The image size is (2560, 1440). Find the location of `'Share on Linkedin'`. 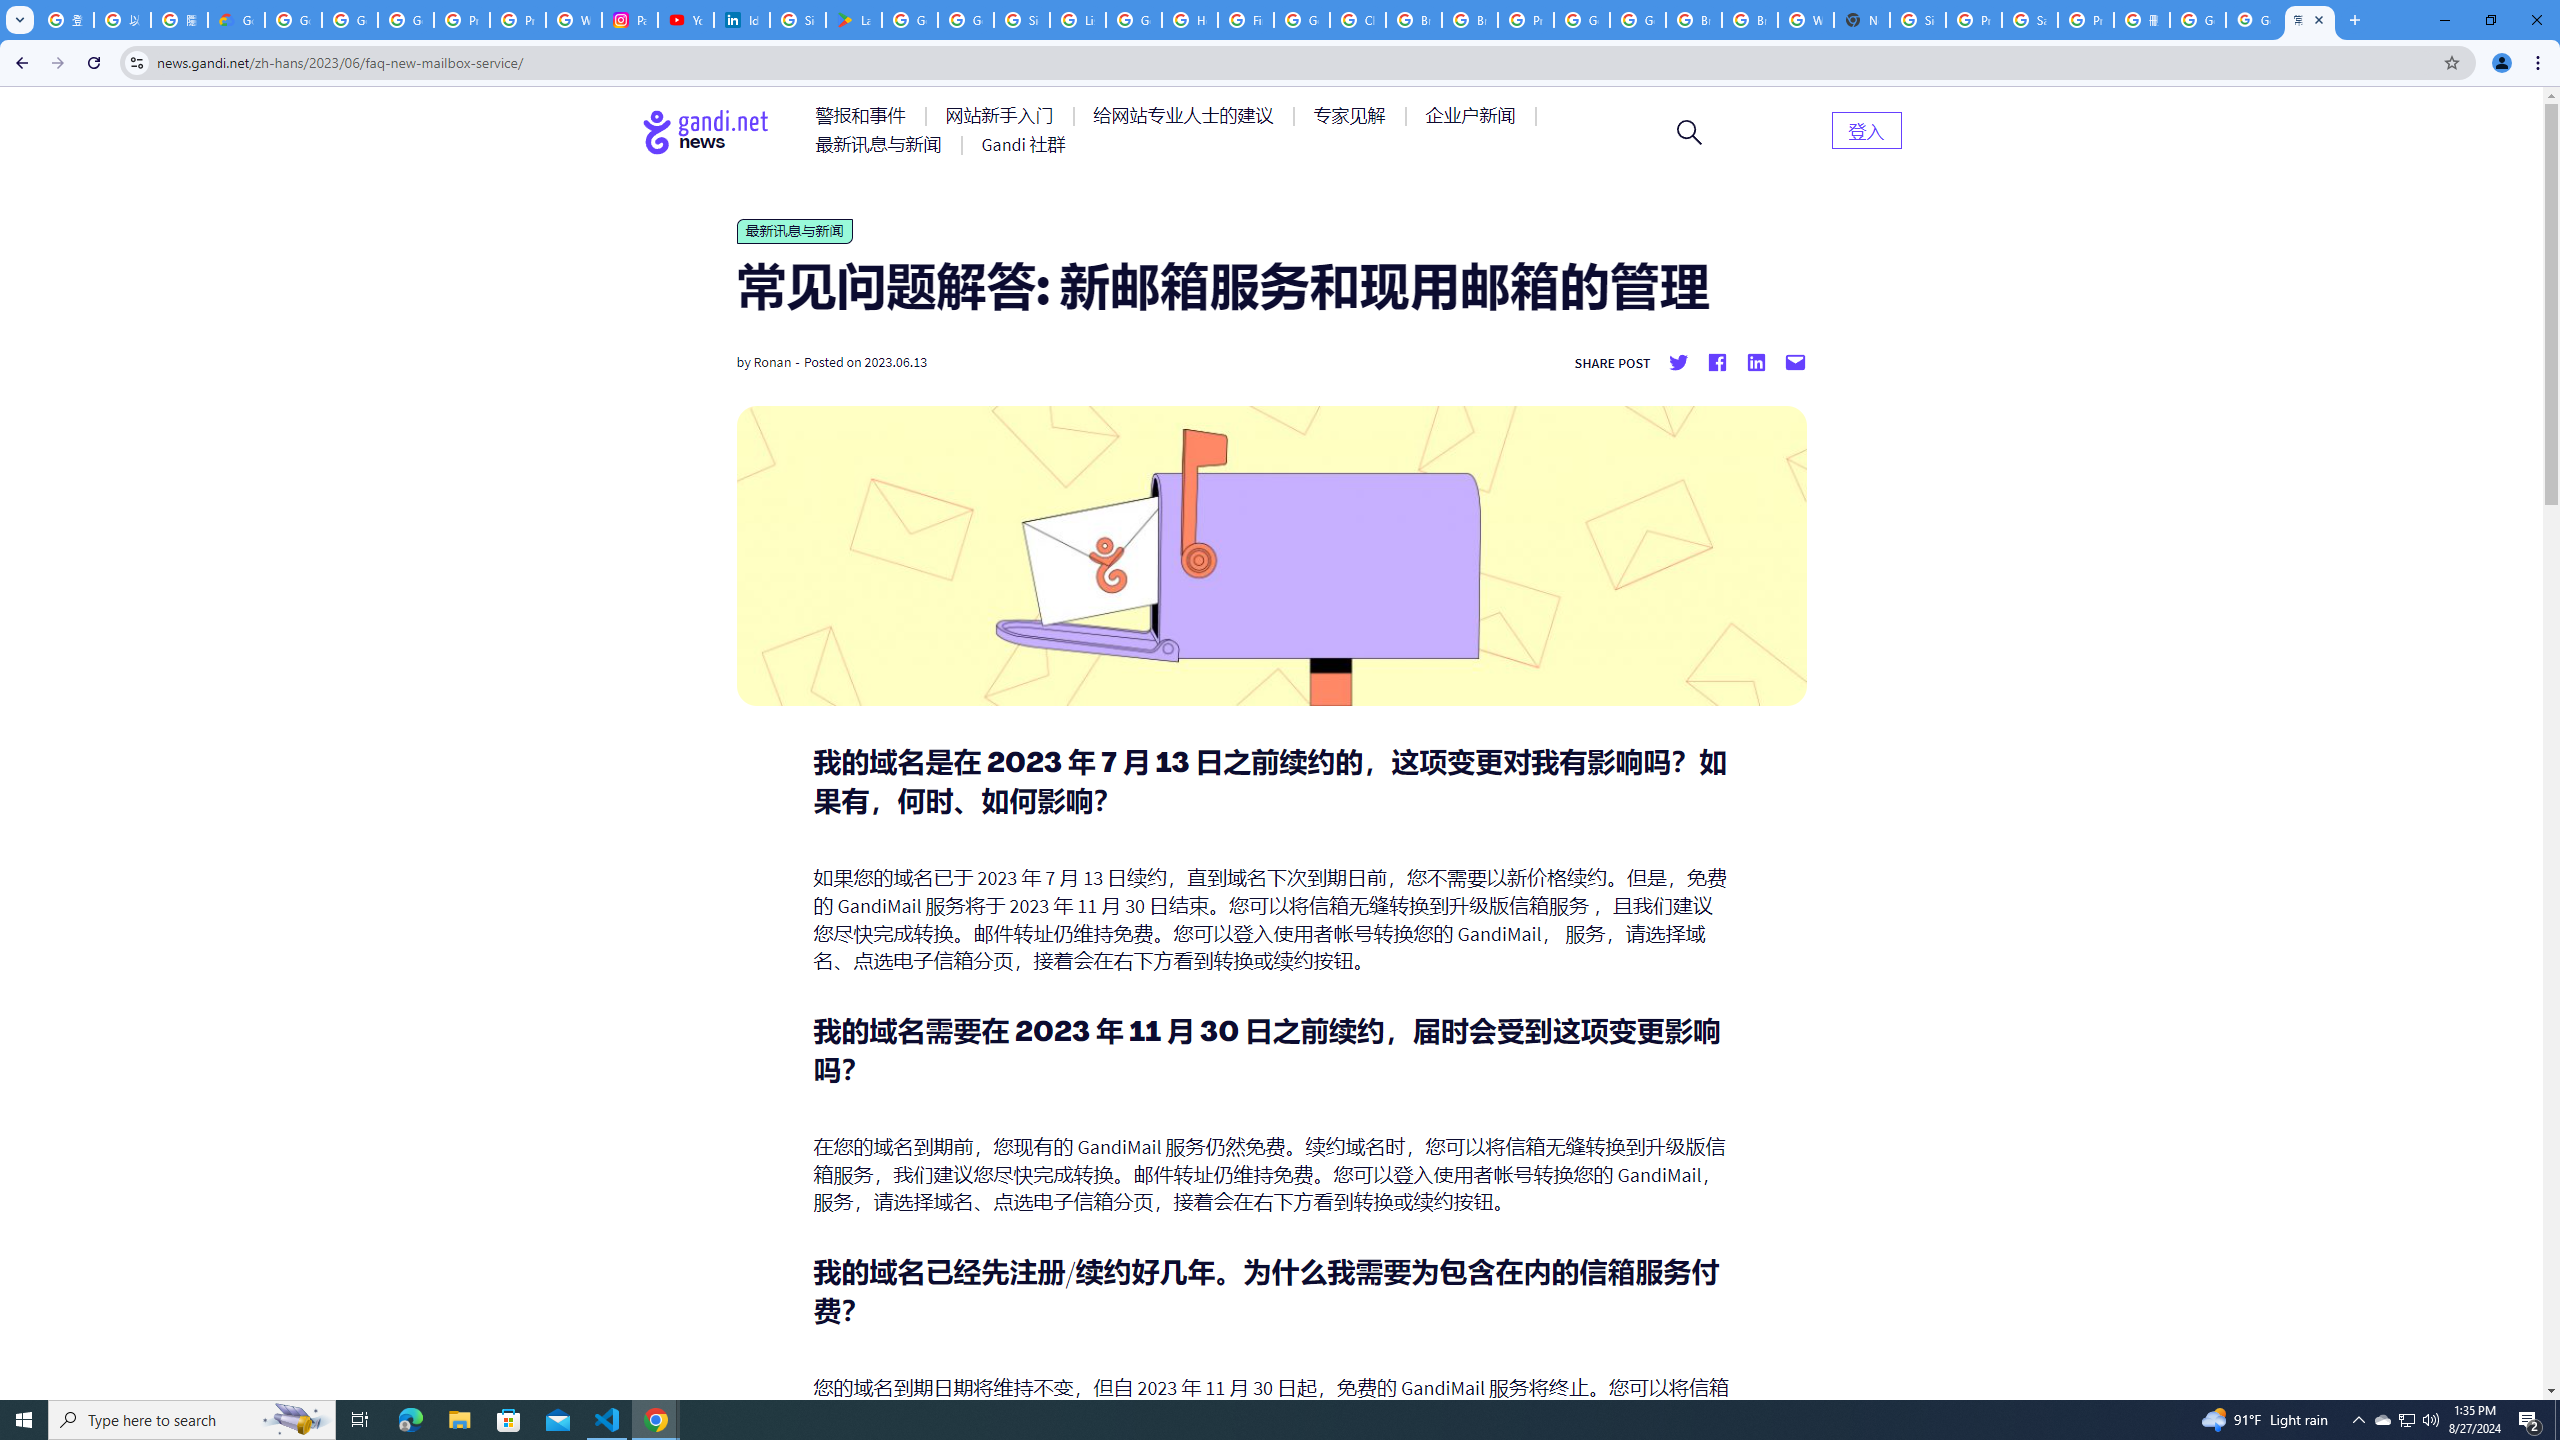

'Share on Linkedin' is located at coordinates (1756, 361).